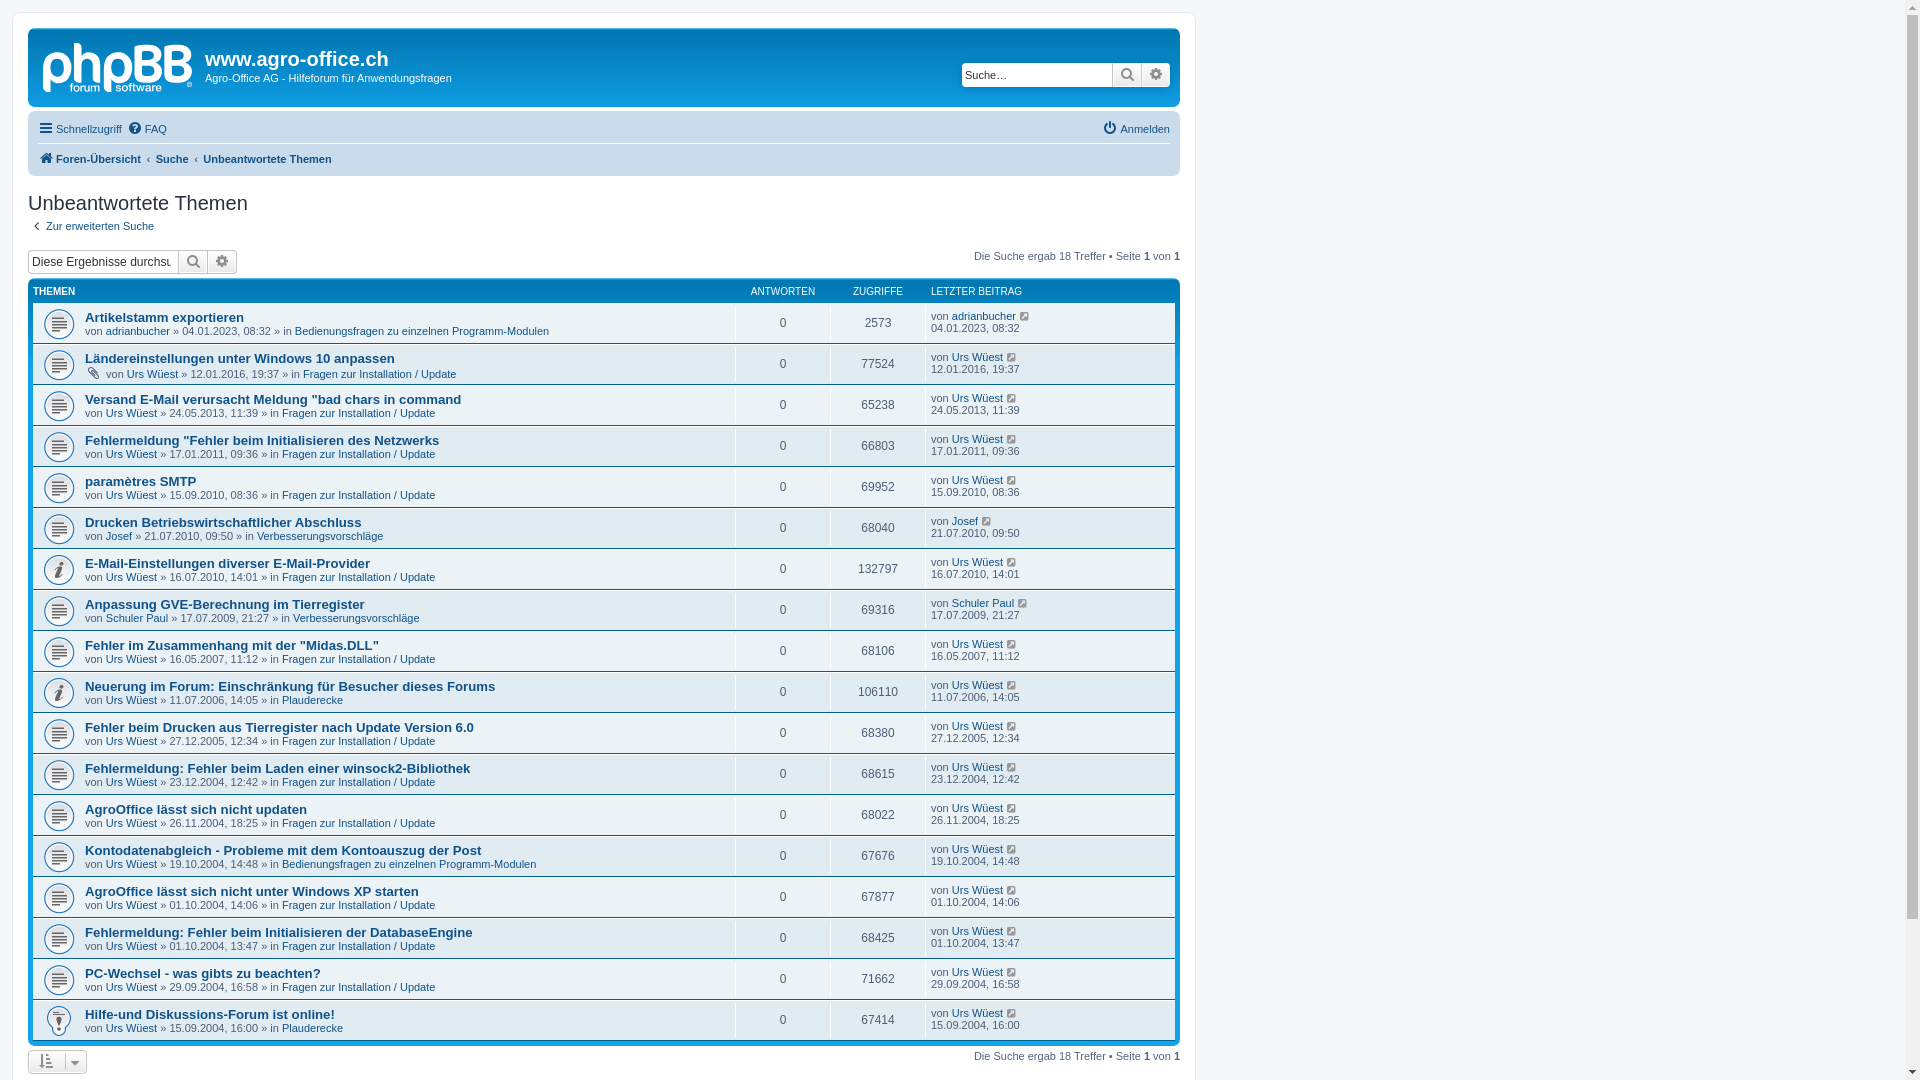  What do you see at coordinates (104, 330) in the screenshot?
I see `'adrianbucher'` at bounding box center [104, 330].